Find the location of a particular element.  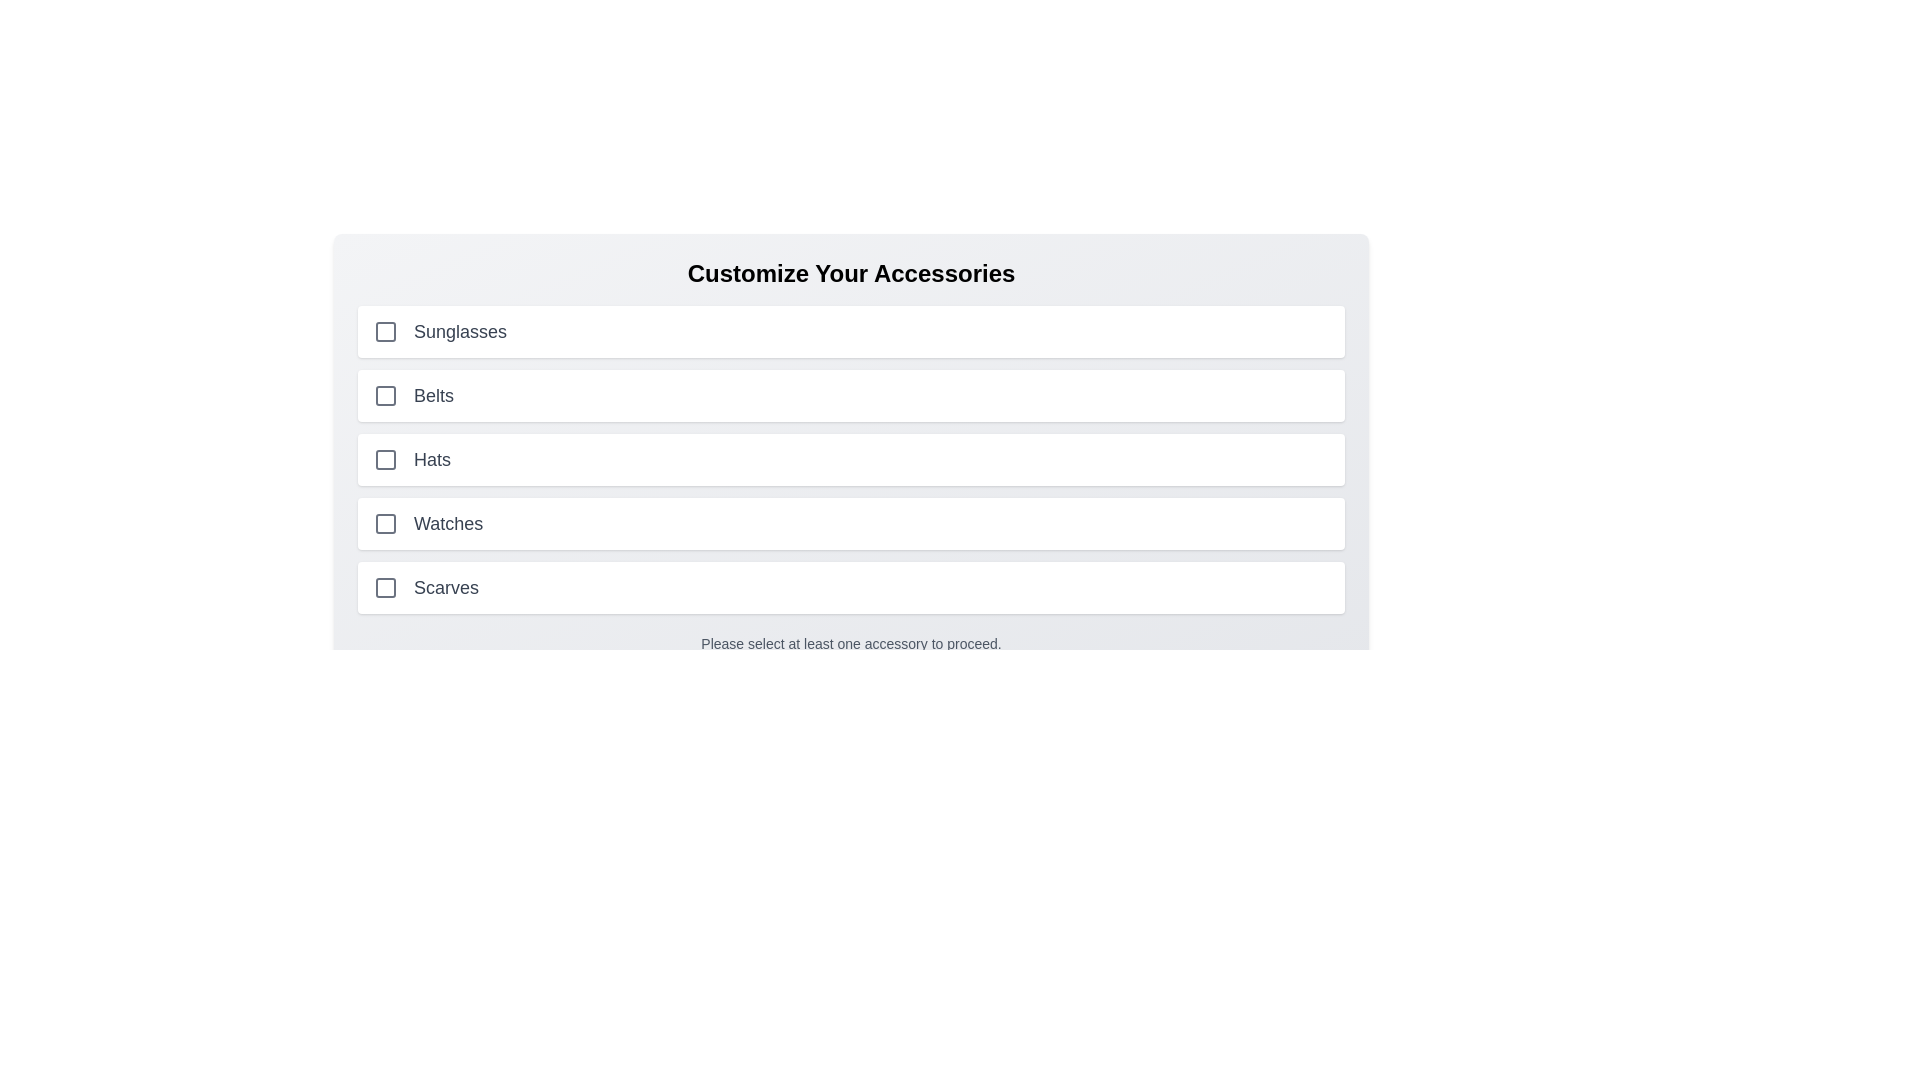

the checkbox located on the left side of the 'Hats' list item is located at coordinates (385, 459).